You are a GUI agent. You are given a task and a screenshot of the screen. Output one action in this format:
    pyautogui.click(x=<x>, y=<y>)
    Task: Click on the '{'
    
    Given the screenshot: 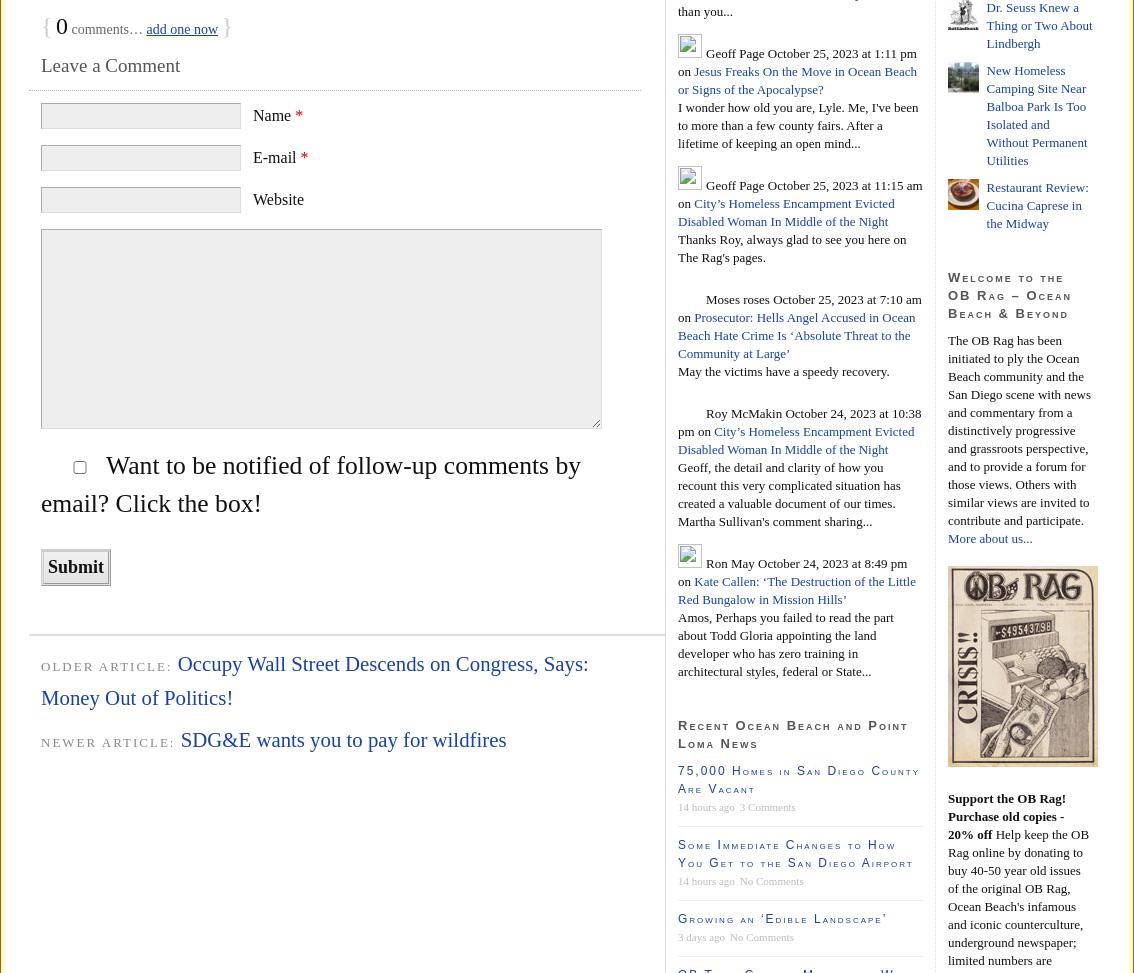 What is the action you would take?
    pyautogui.click(x=40, y=25)
    